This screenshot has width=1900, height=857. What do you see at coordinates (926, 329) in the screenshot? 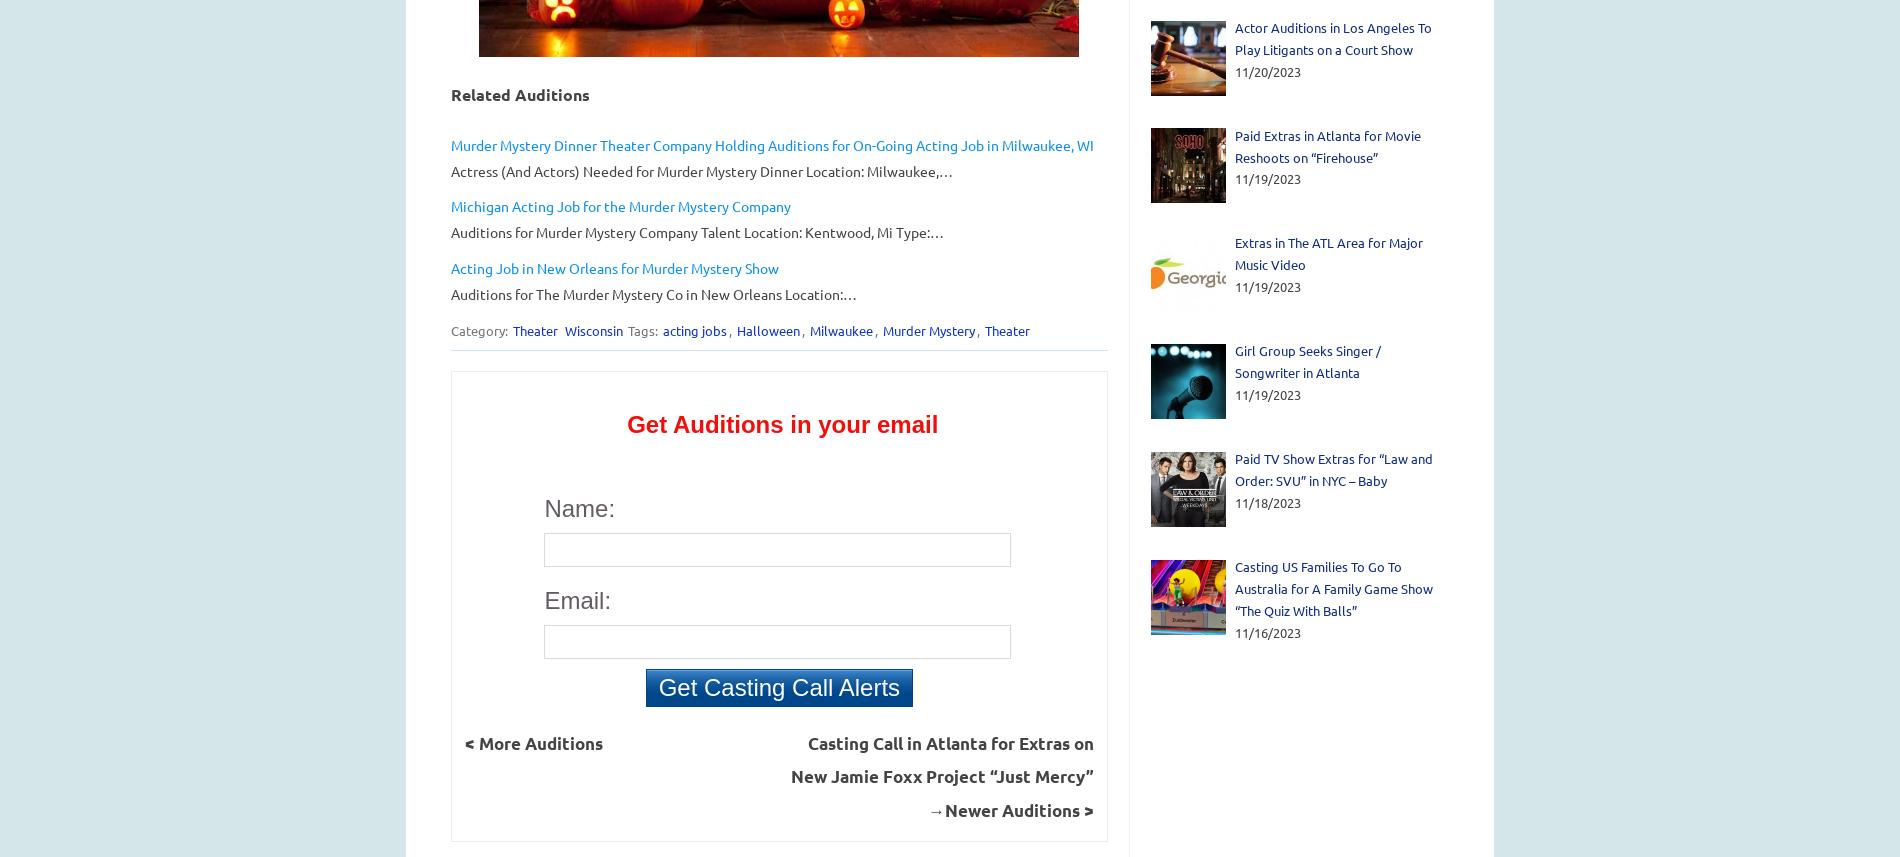
I see `'Murder Mystery'` at bounding box center [926, 329].